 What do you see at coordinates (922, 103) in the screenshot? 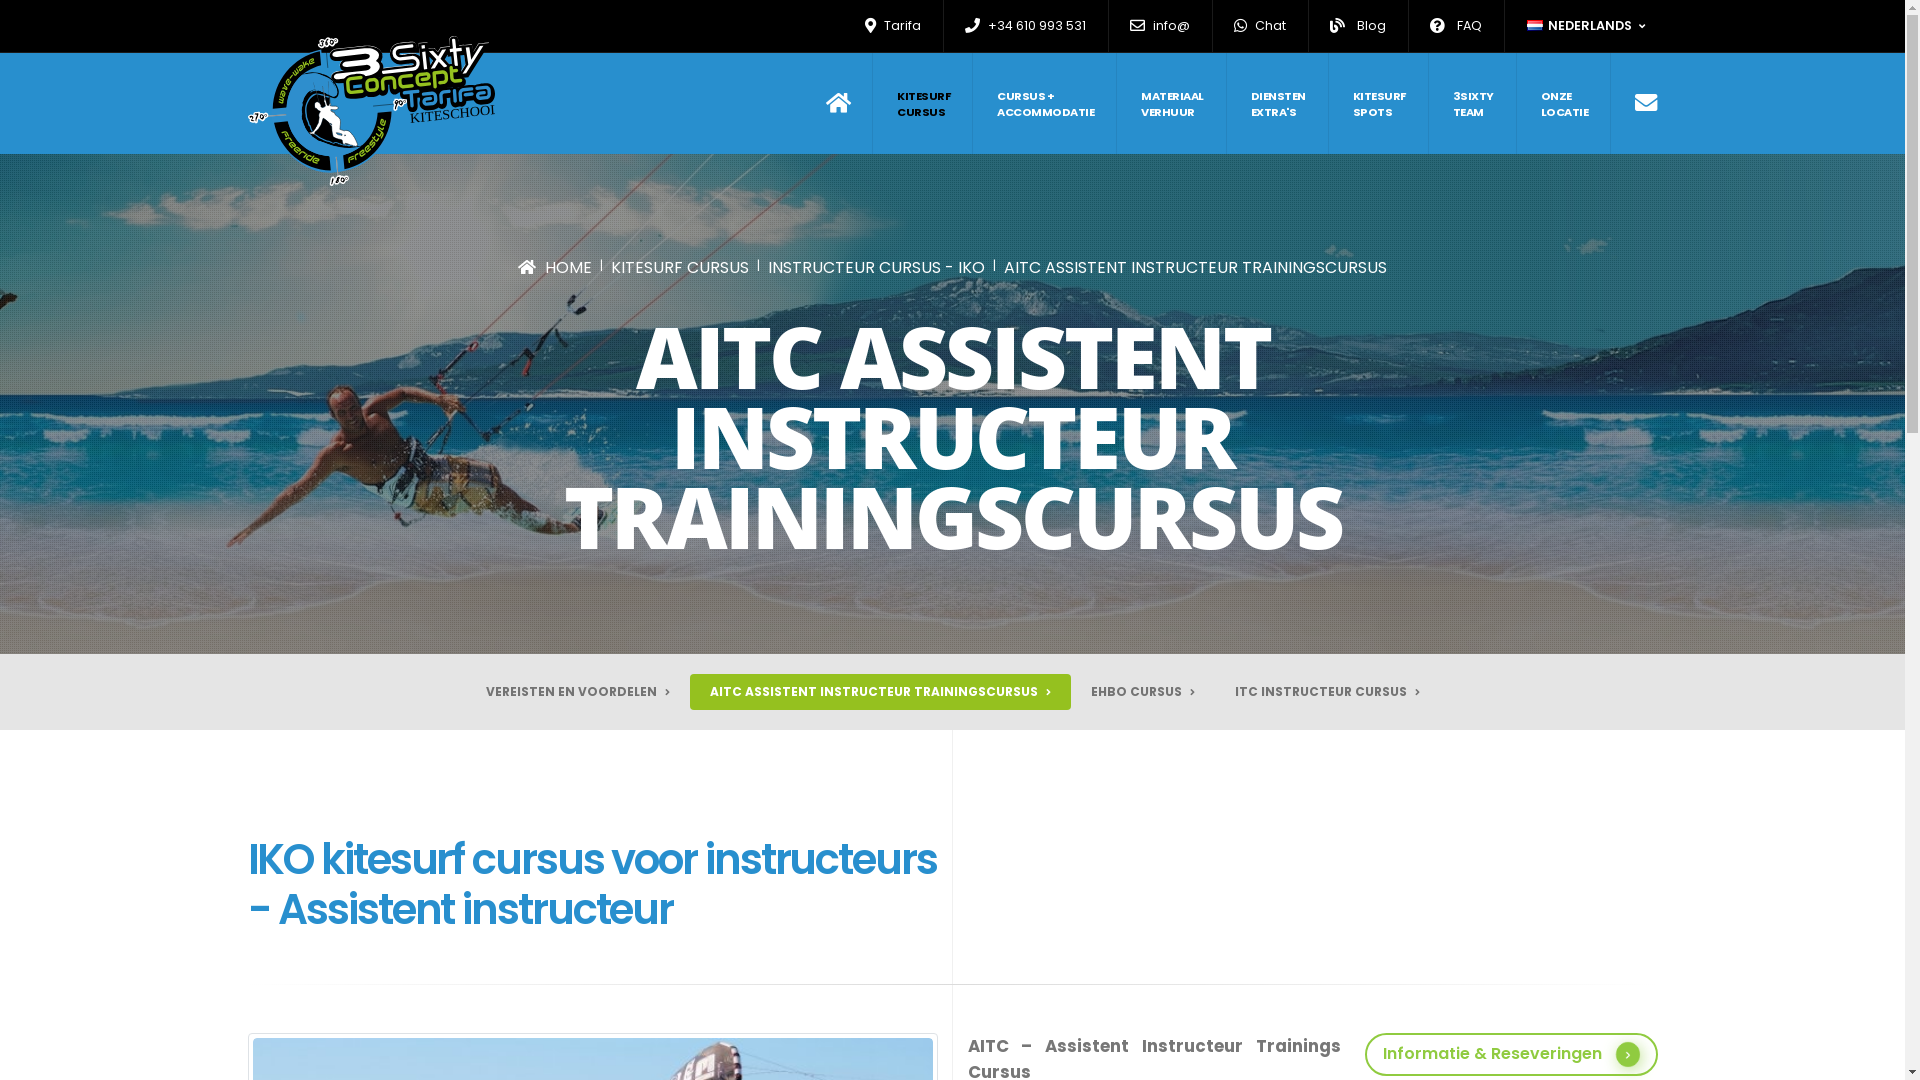
I see `'KITESURF CURSUS'` at bounding box center [922, 103].